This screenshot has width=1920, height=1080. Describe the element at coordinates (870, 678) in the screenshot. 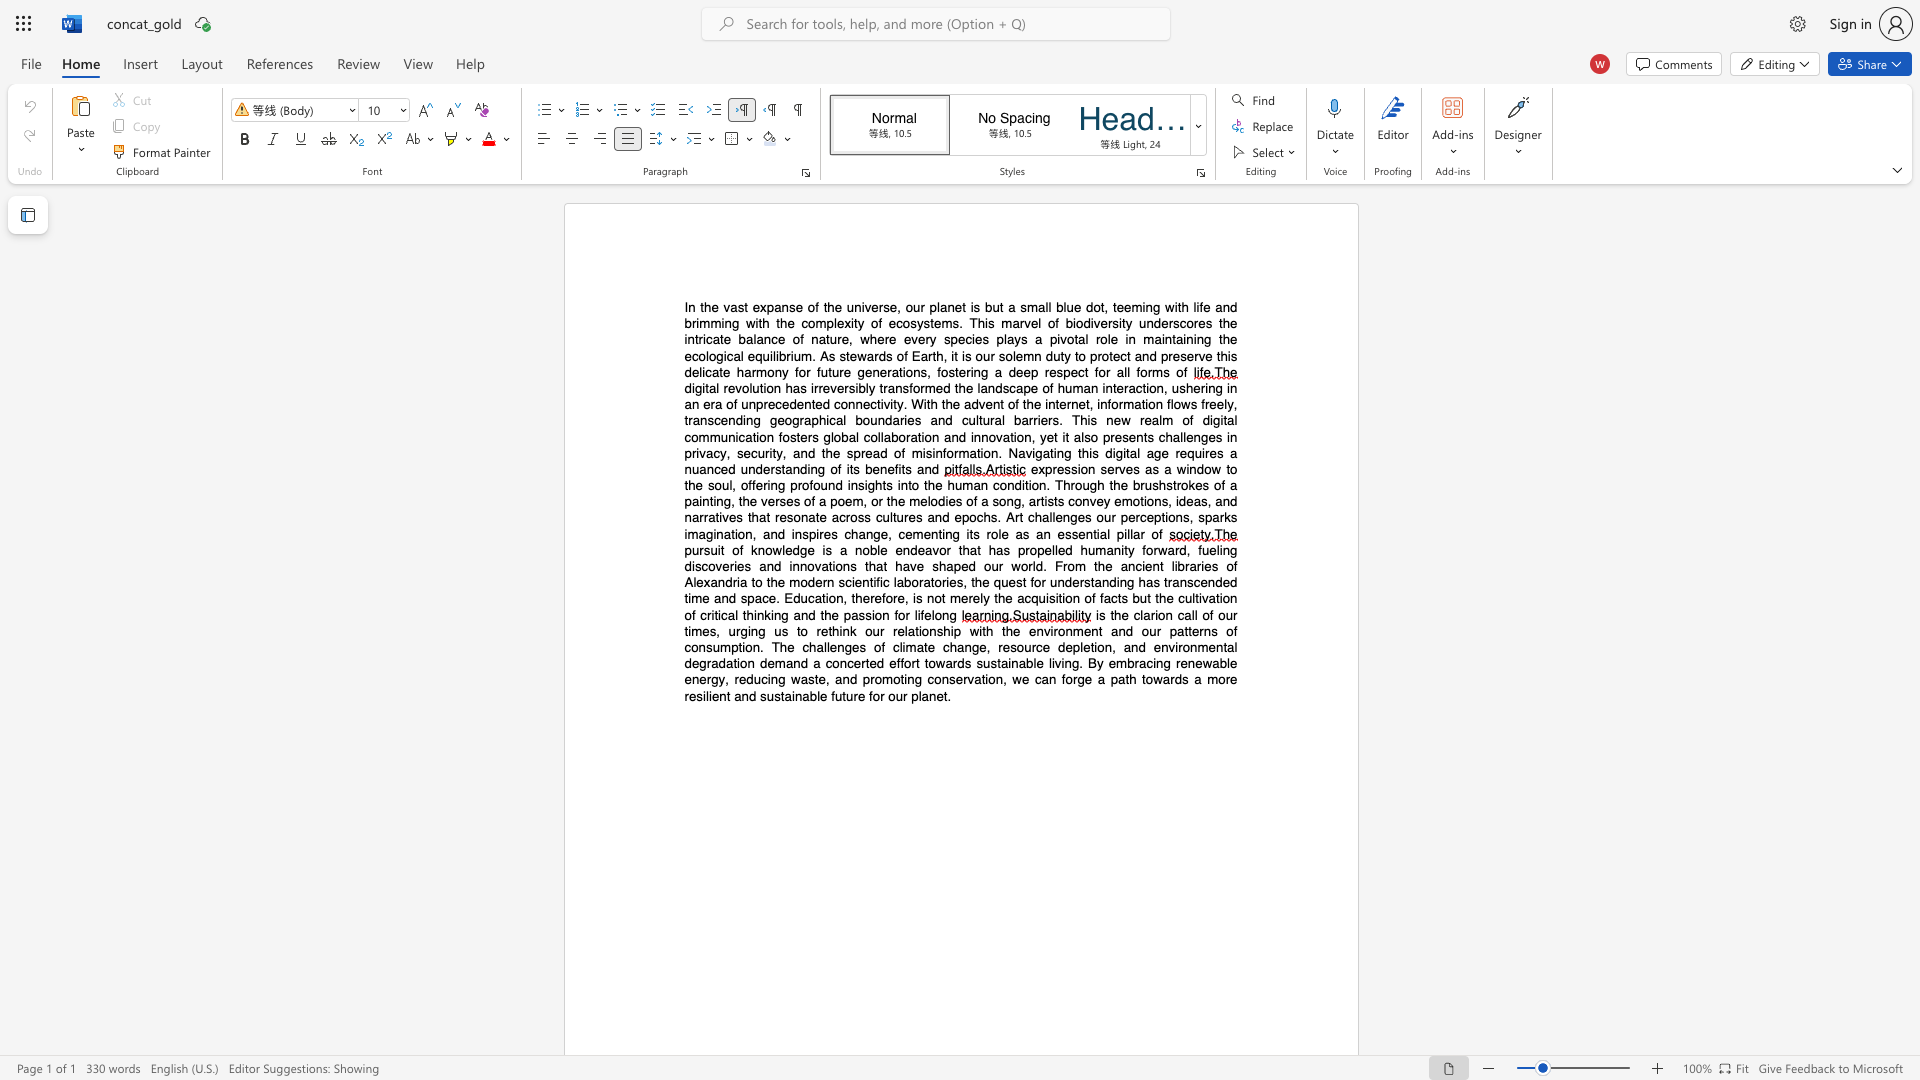

I see `the subset text "romoting conservation, we can forge a path toward" within the text "is the clarion call of our times, urging us to rethink our relationship with the environment and our patterns of consumption. The challenges of climate change, resource depletion, and environmental degradation demand a concerted effort towards sustainable living. By embracing renewable energy, reducing waste, and promoting conservation, we can forge a path towards a more resilient and sustainable future for our planet."` at that location.